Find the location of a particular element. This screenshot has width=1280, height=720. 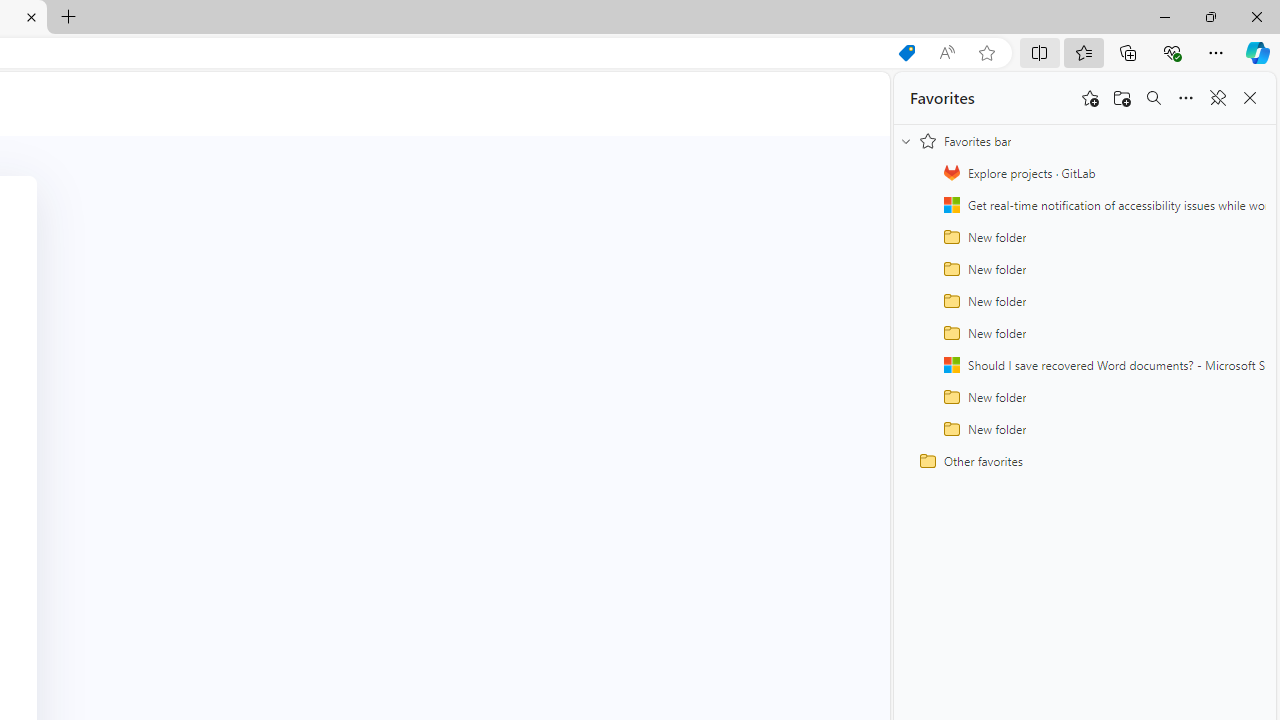

'Unpin favorites' is located at coordinates (1216, 98).